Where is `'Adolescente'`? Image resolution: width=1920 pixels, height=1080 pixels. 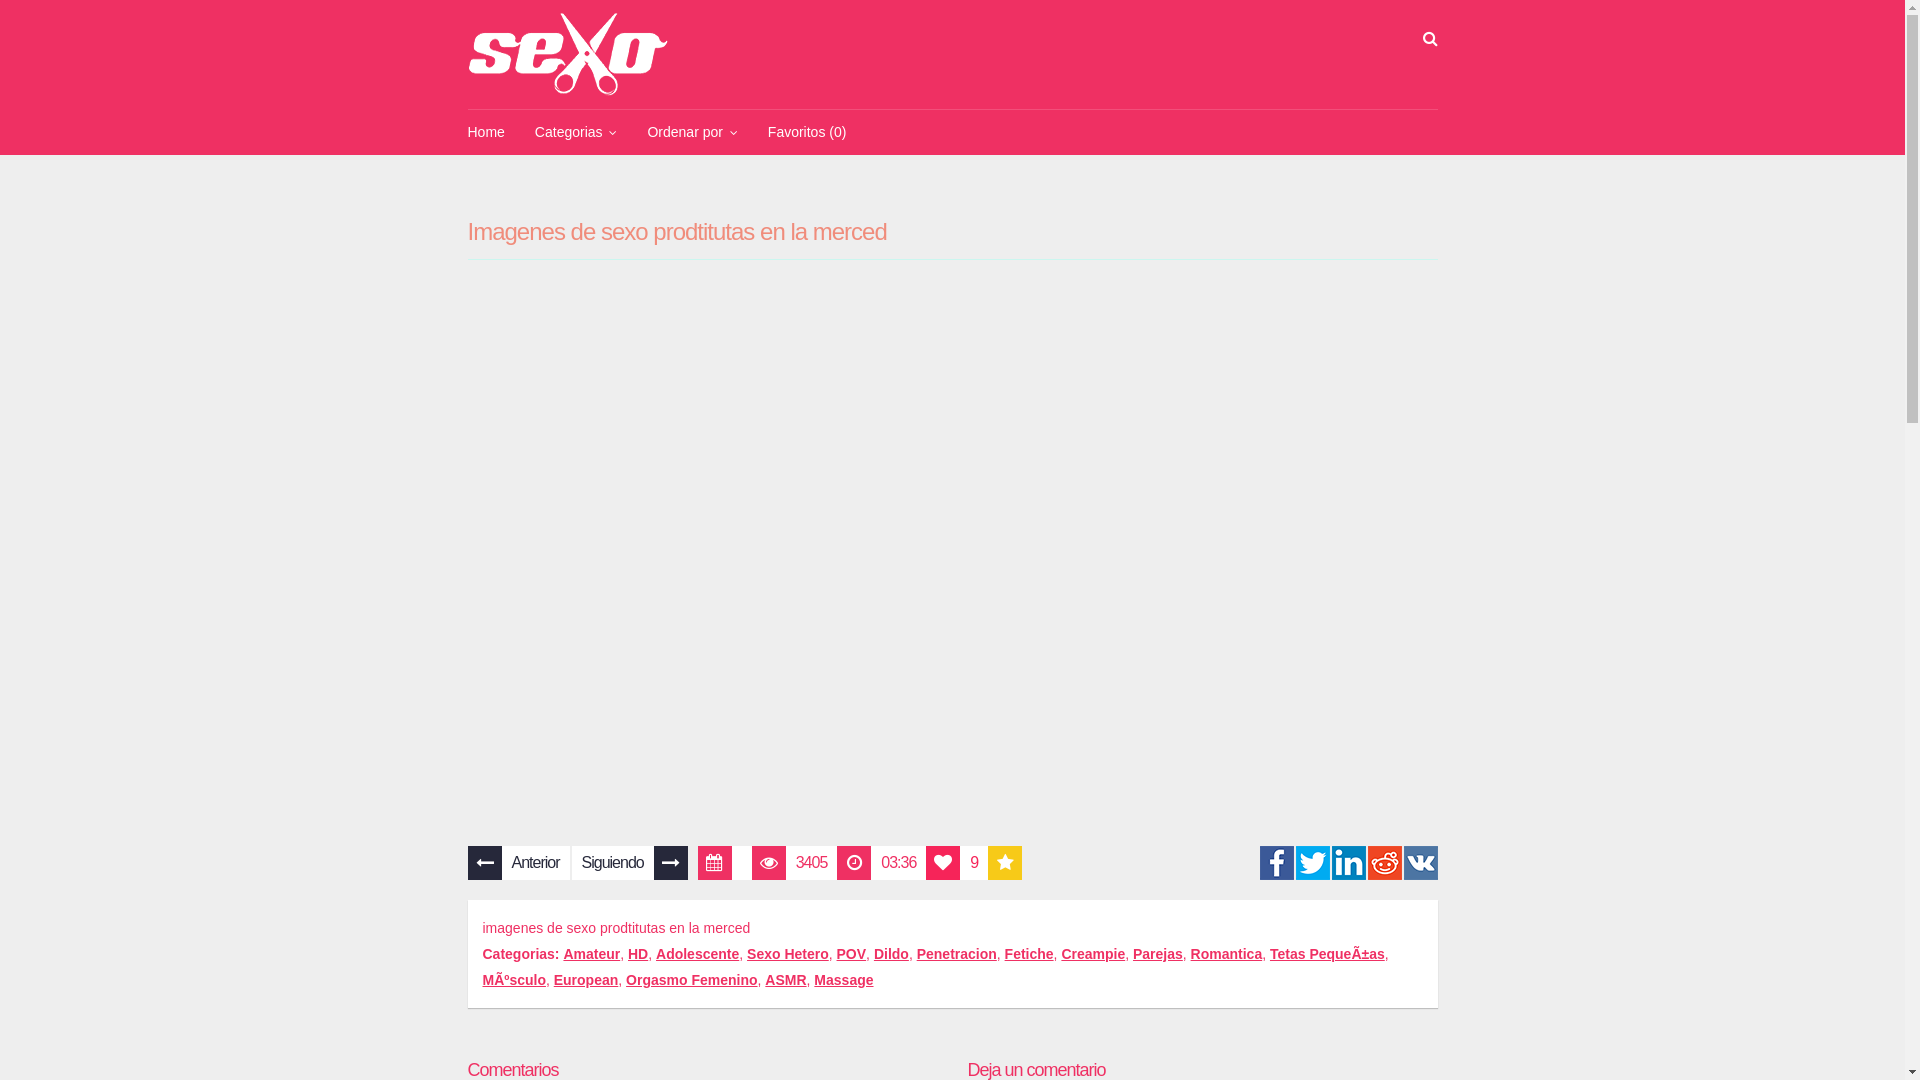
'Adolescente' is located at coordinates (656, 952).